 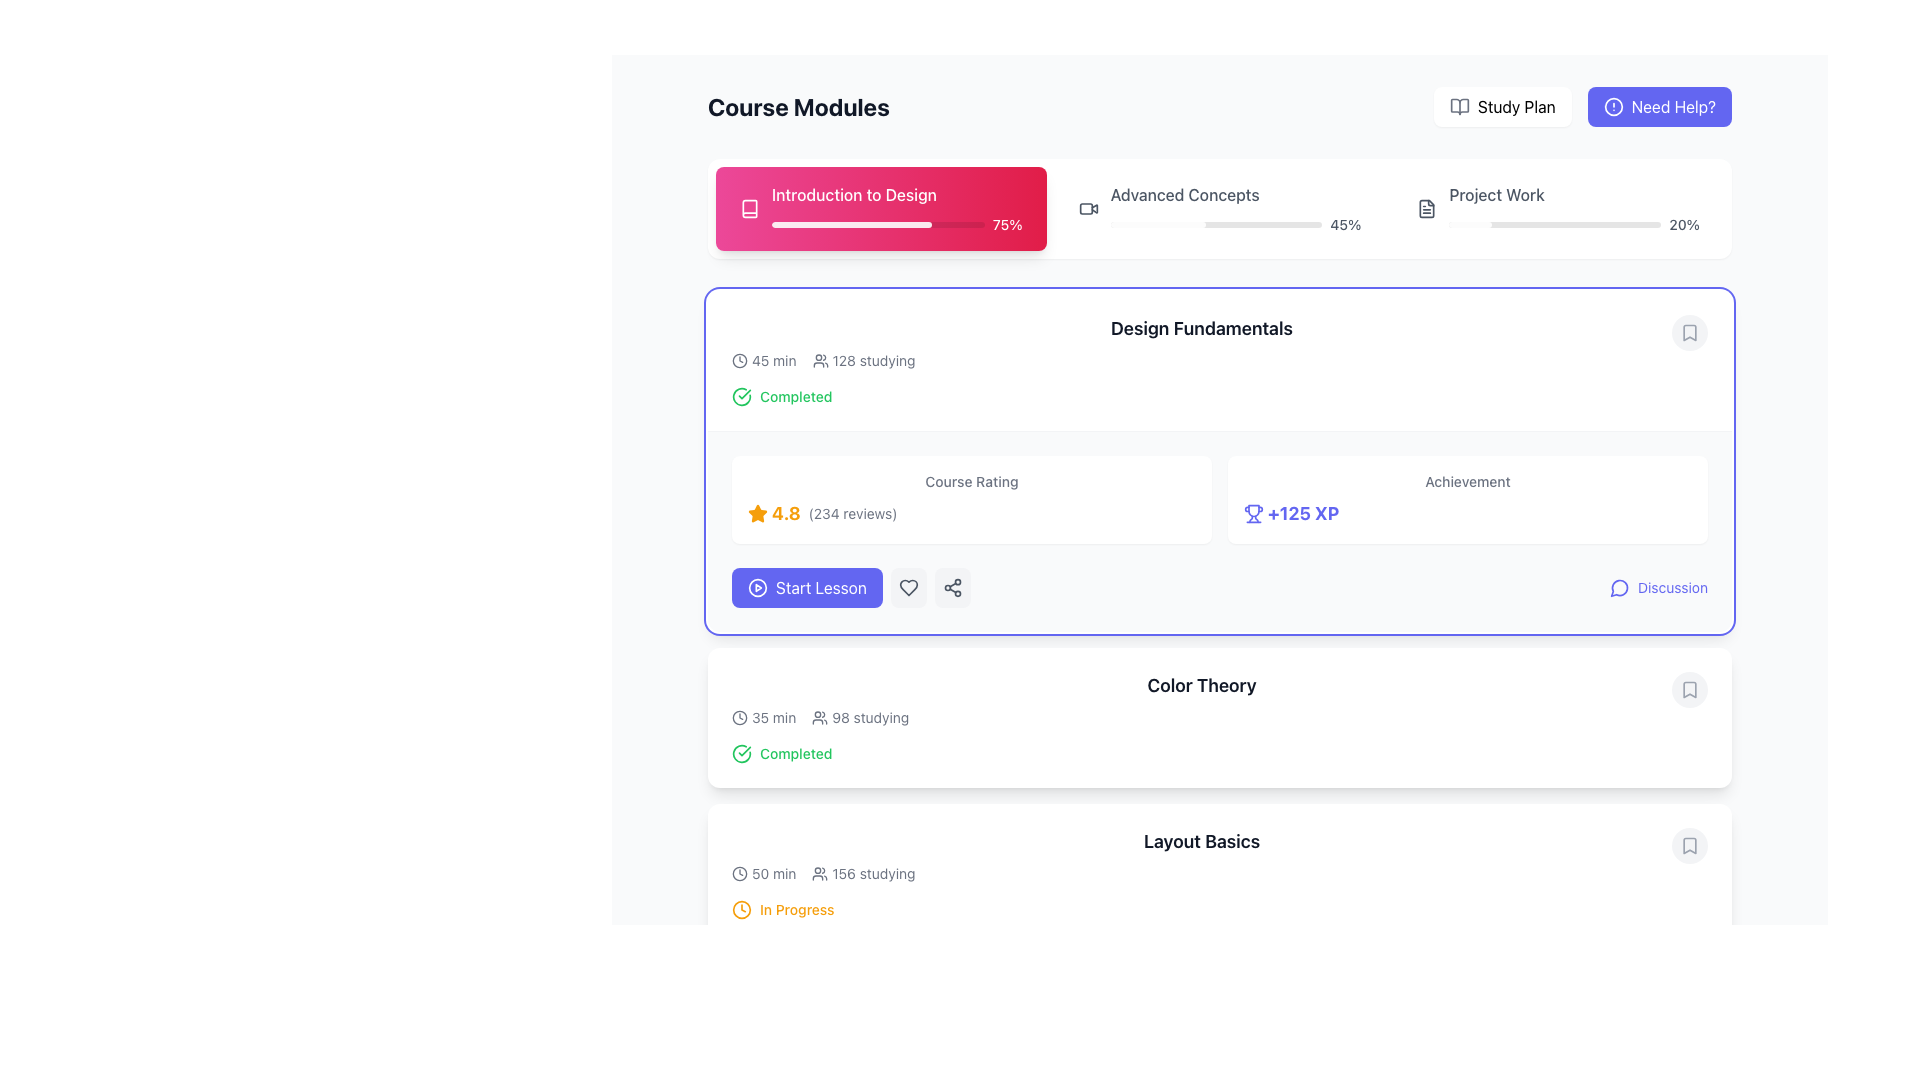 I want to click on text label displaying '35 min', which is located next to a clock icon in the 'Color Theory' section, so click(x=763, y=716).